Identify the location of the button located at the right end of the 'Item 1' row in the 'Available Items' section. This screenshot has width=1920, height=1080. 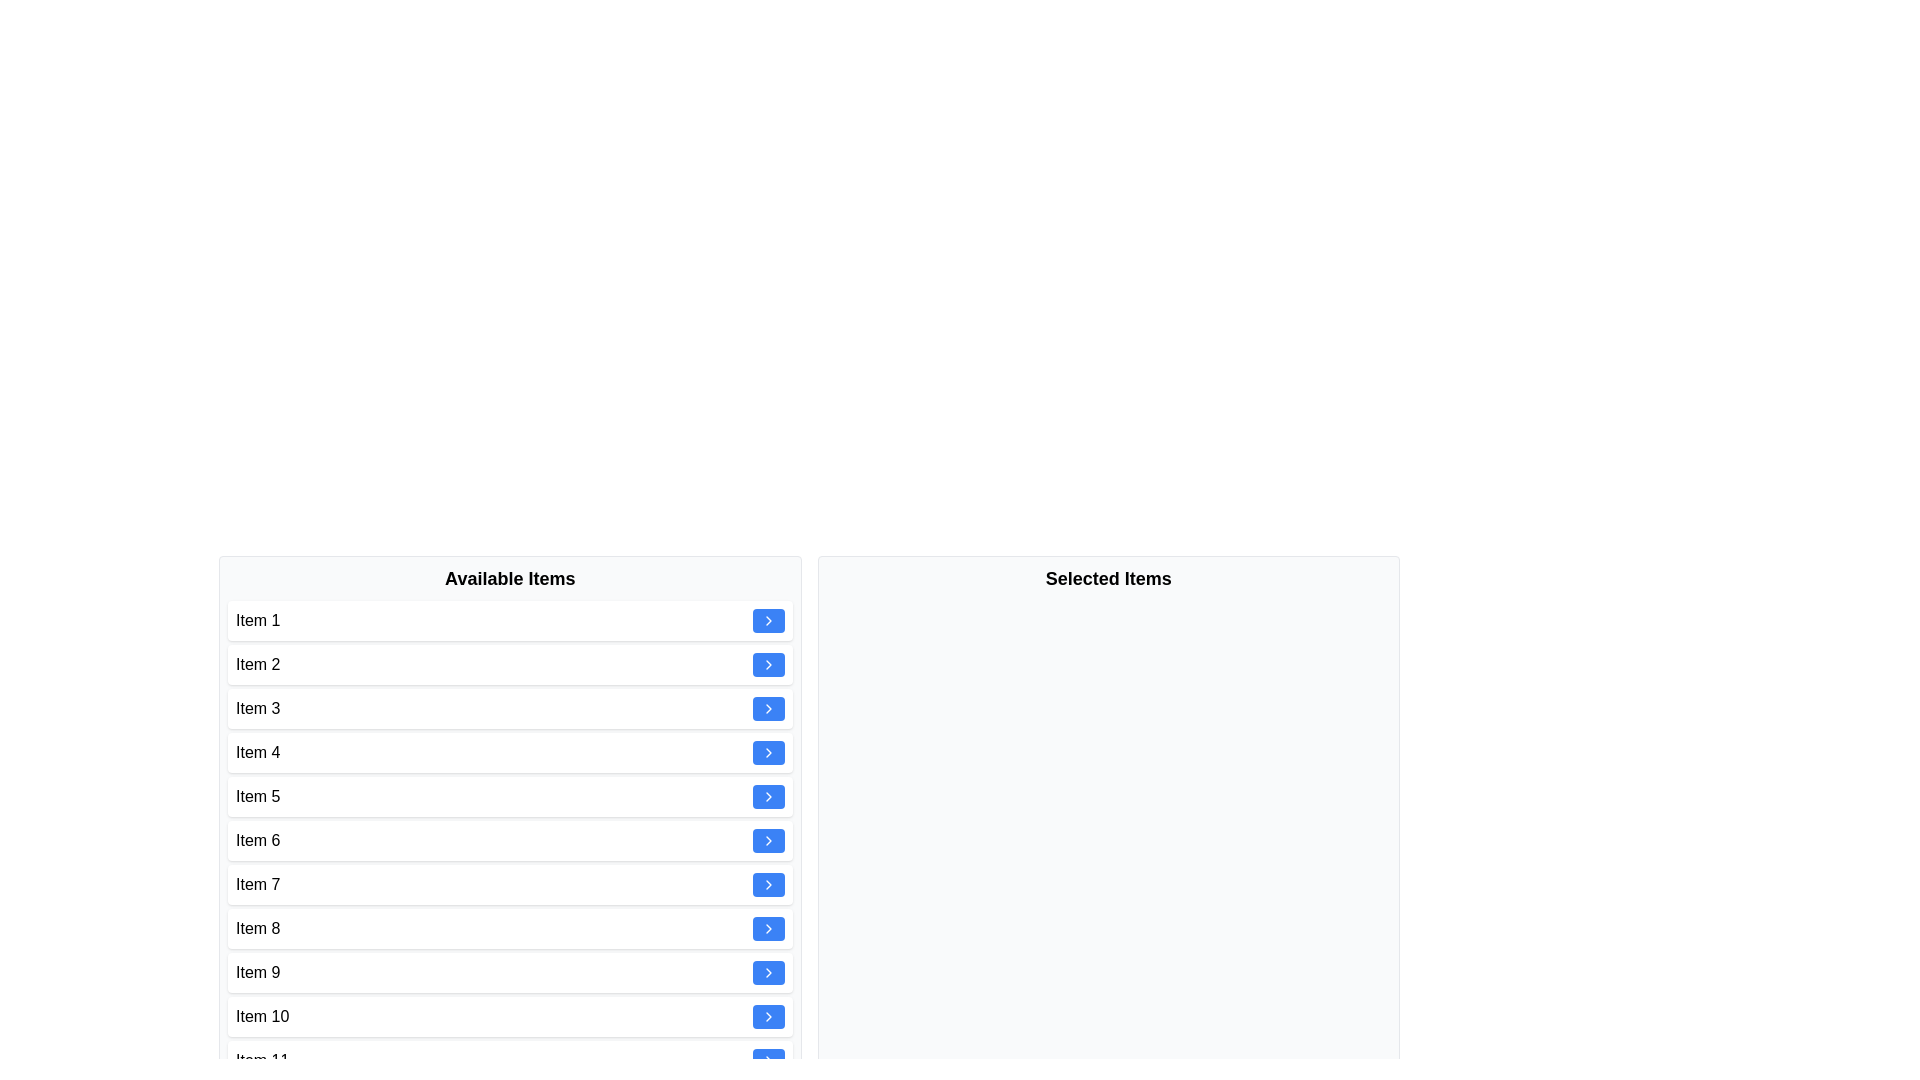
(767, 620).